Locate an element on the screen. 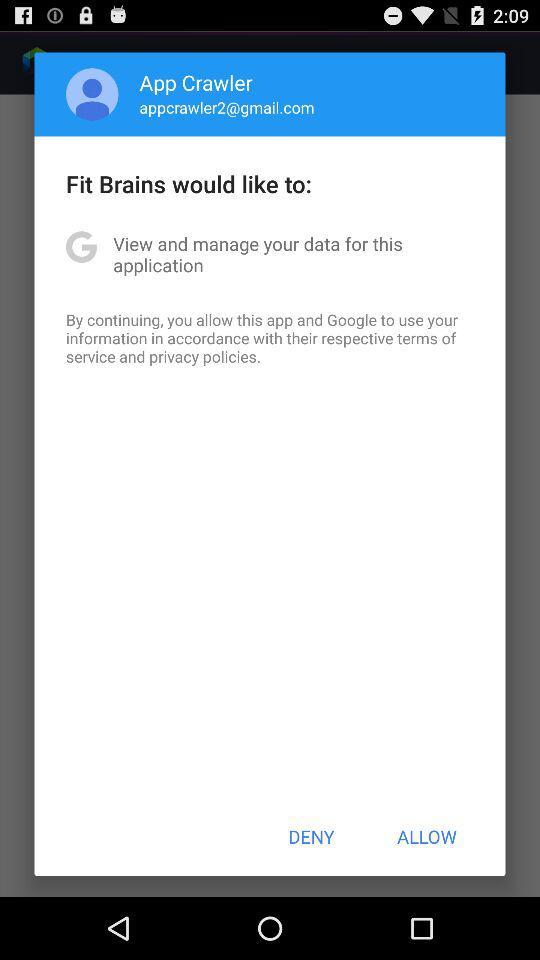 This screenshot has width=540, height=960. the item below the app crawler icon is located at coordinates (226, 107).